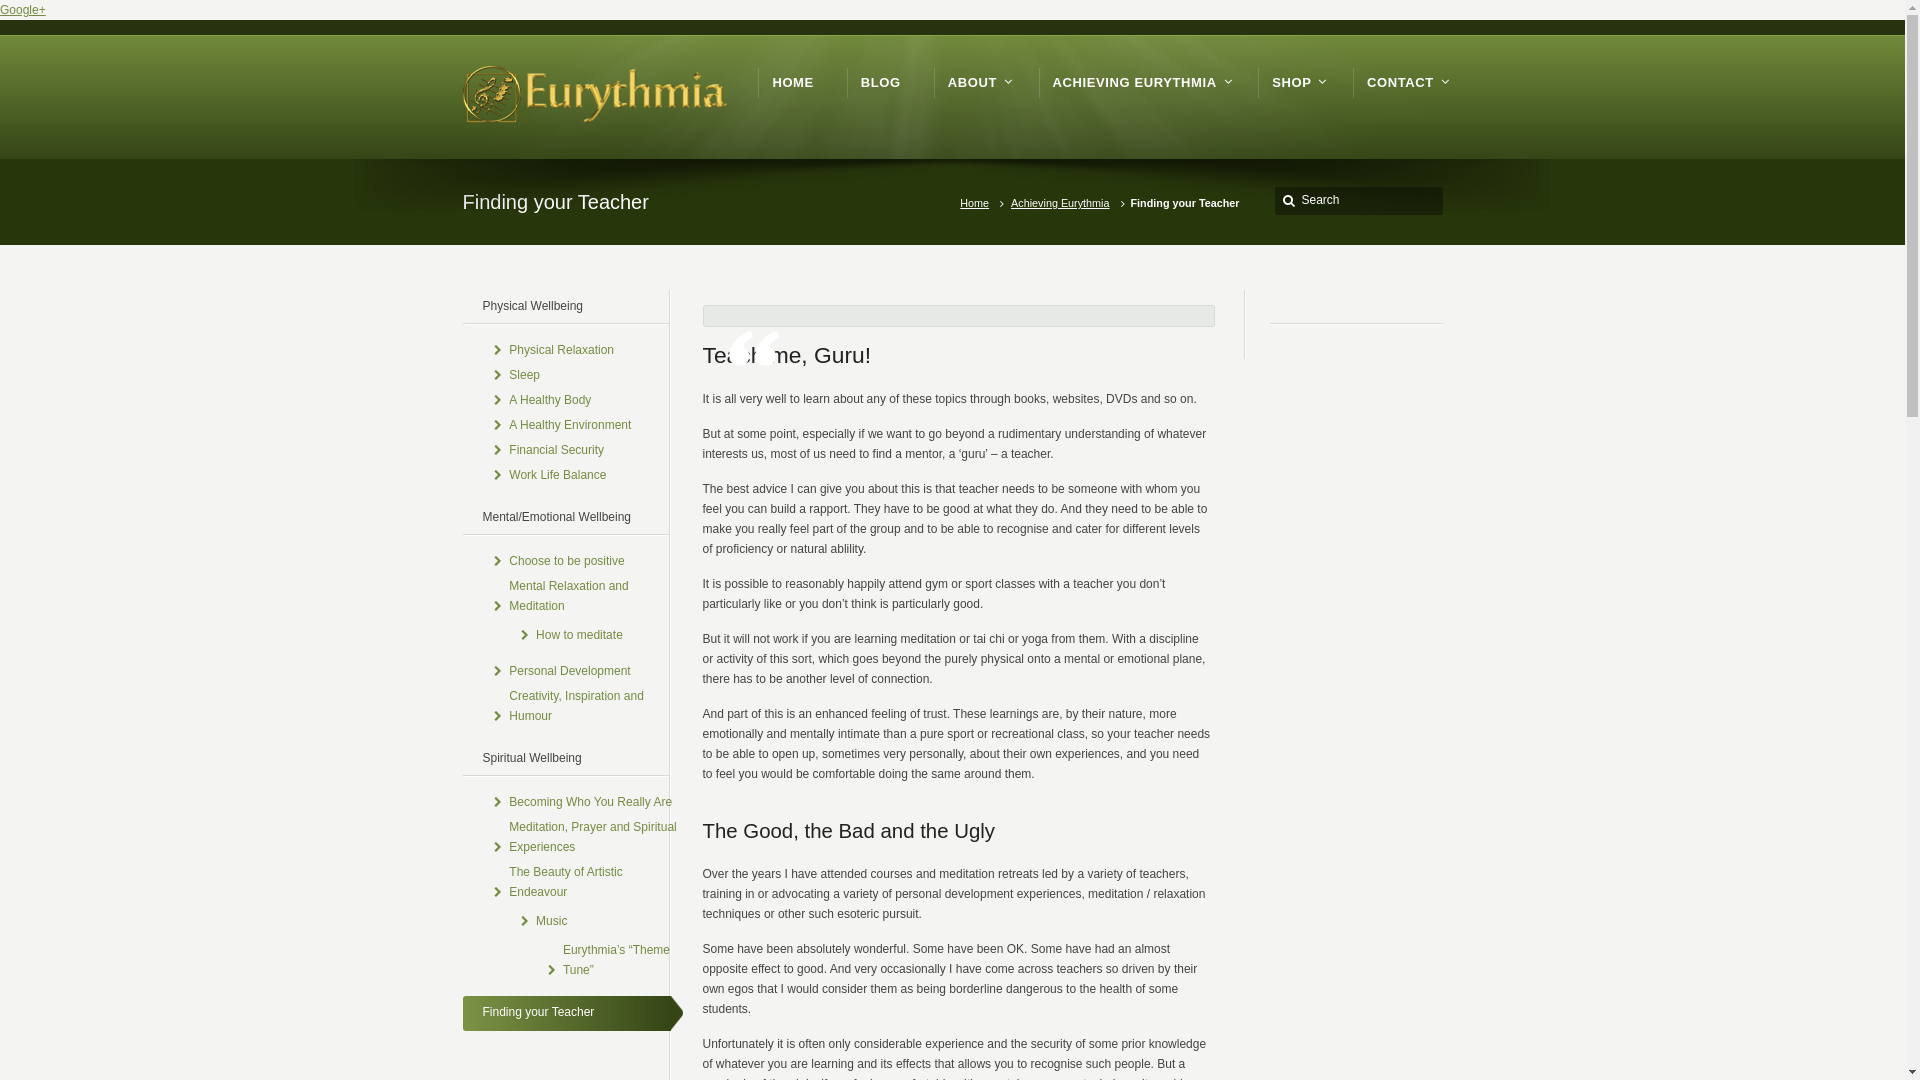 The height and width of the screenshot is (1080, 1920). What do you see at coordinates (589, 801) in the screenshot?
I see `'Becoming Who You Really Are'` at bounding box center [589, 801].